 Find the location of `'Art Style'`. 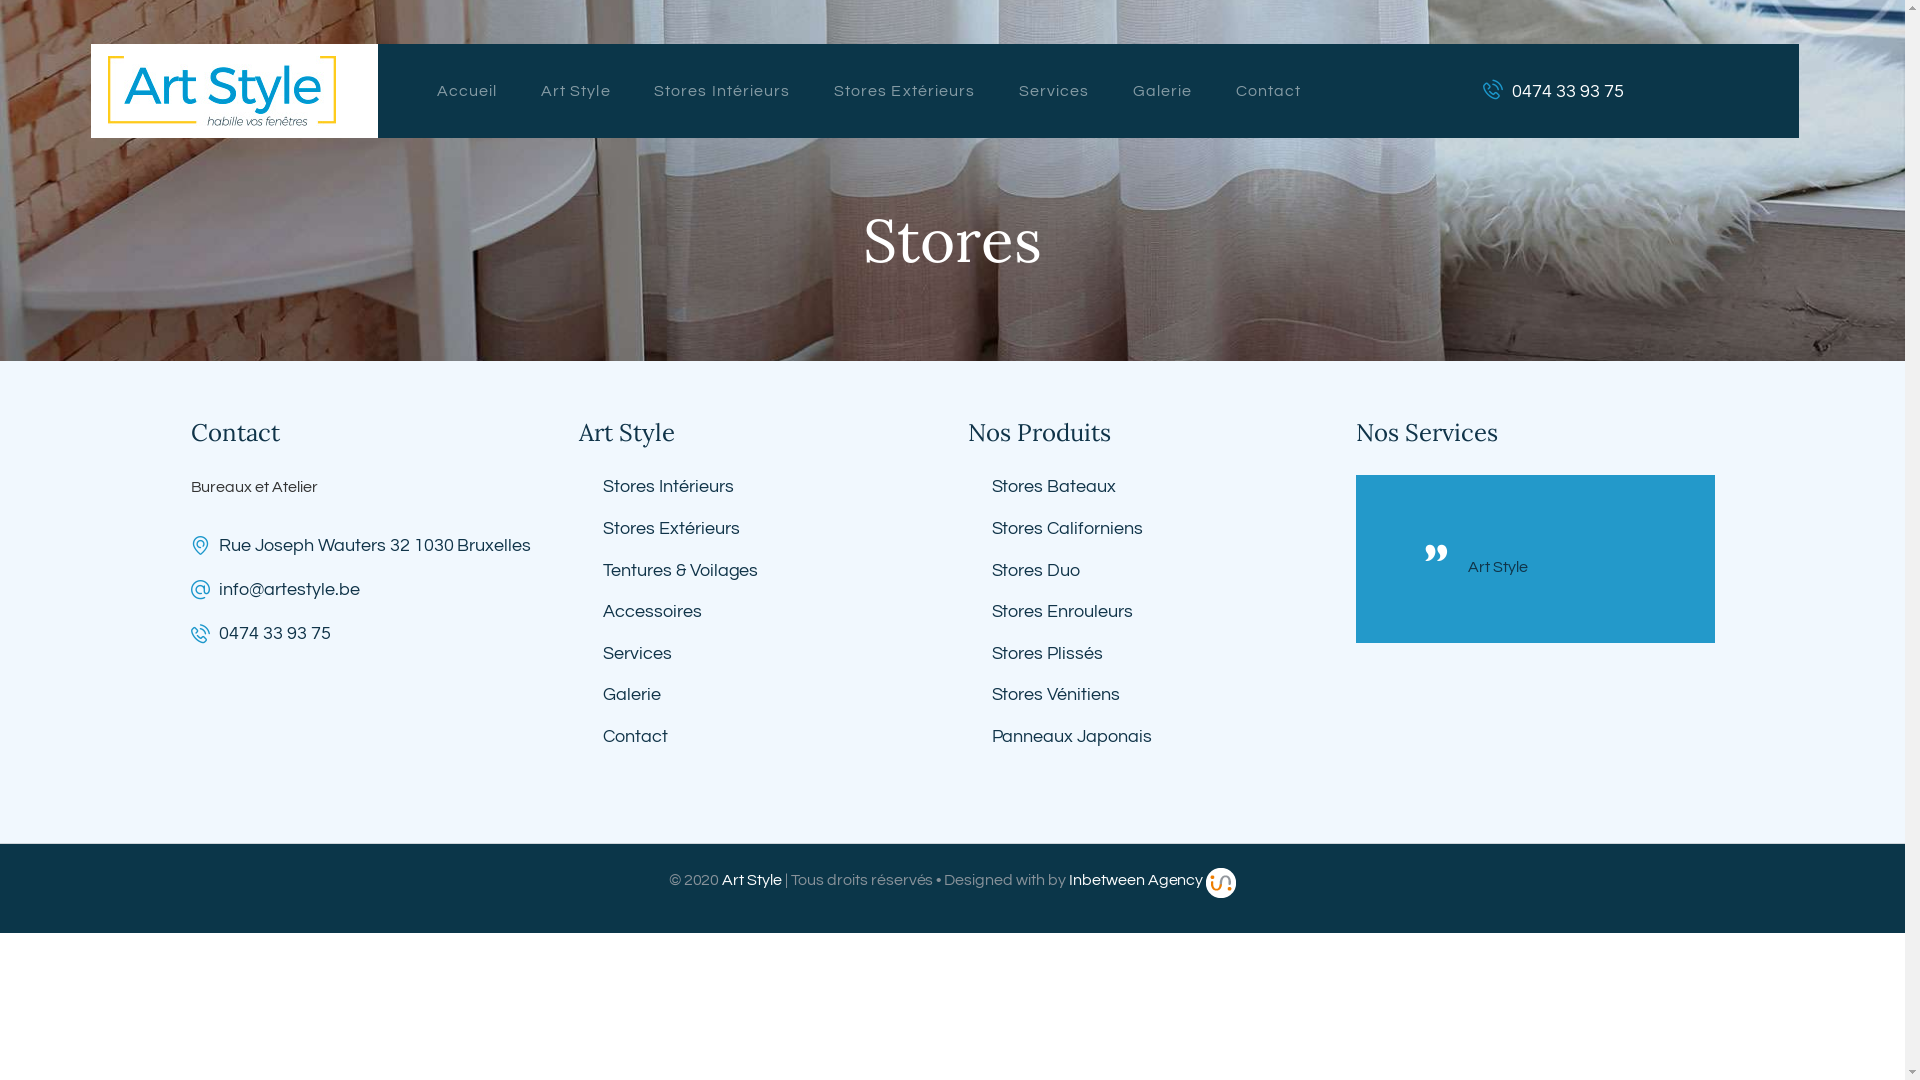

'Art Style' is located at coordinates (1556, 567).